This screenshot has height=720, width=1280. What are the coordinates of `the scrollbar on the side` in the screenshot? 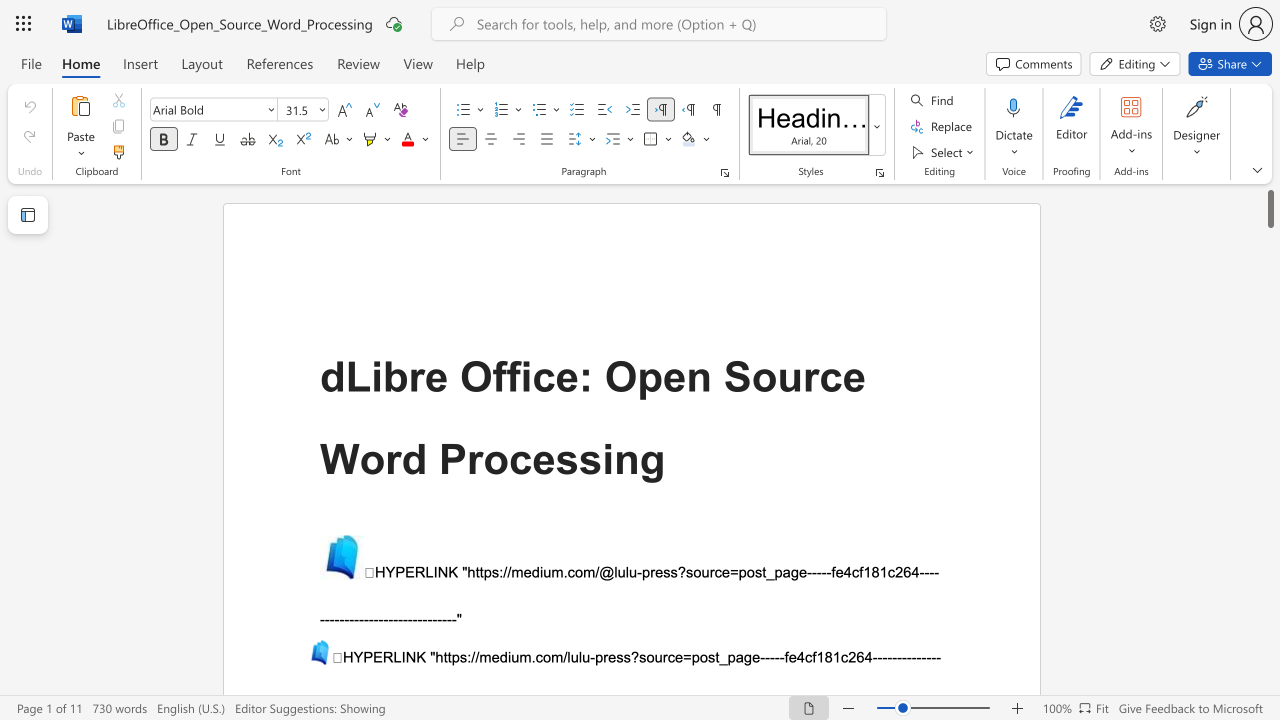 It's located at (1269, 460).